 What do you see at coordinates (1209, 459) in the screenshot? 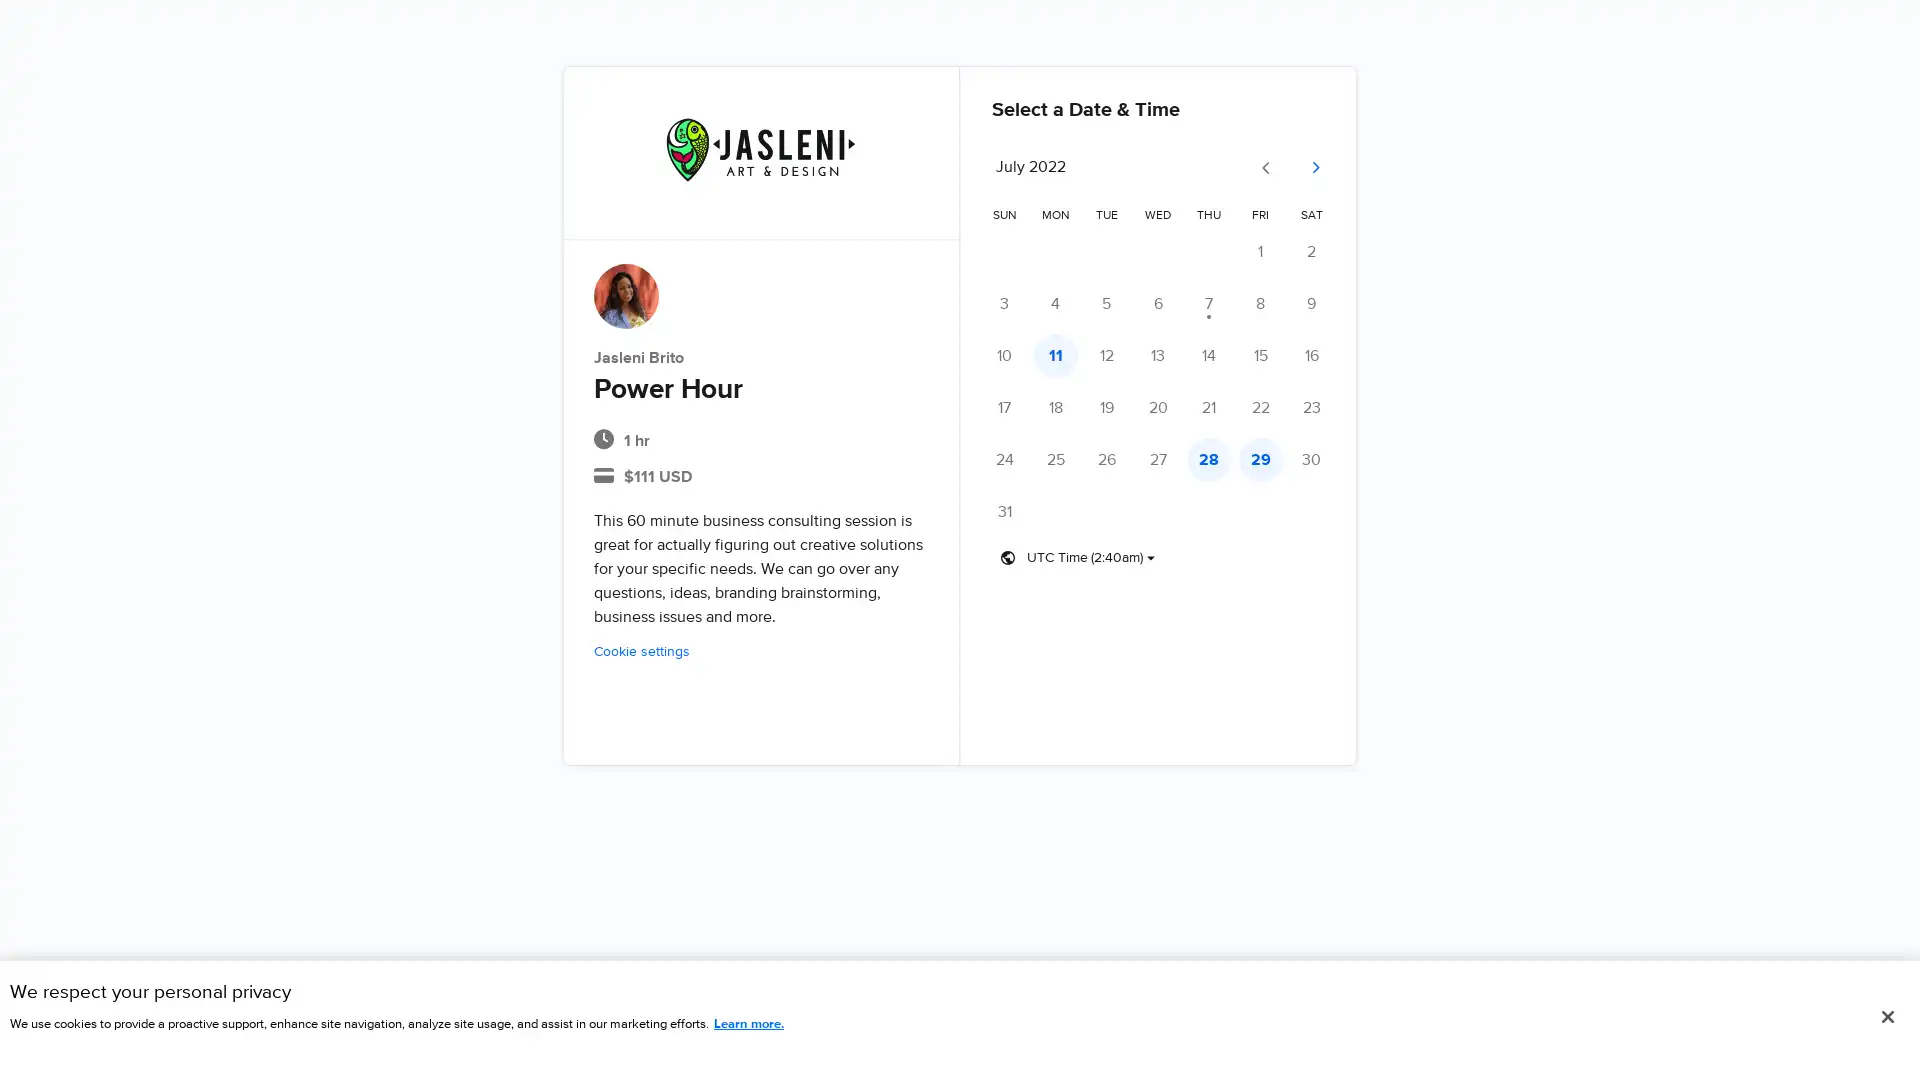
I see `Thursday, July 28 - Times available` at bounding box center [1209, 459].